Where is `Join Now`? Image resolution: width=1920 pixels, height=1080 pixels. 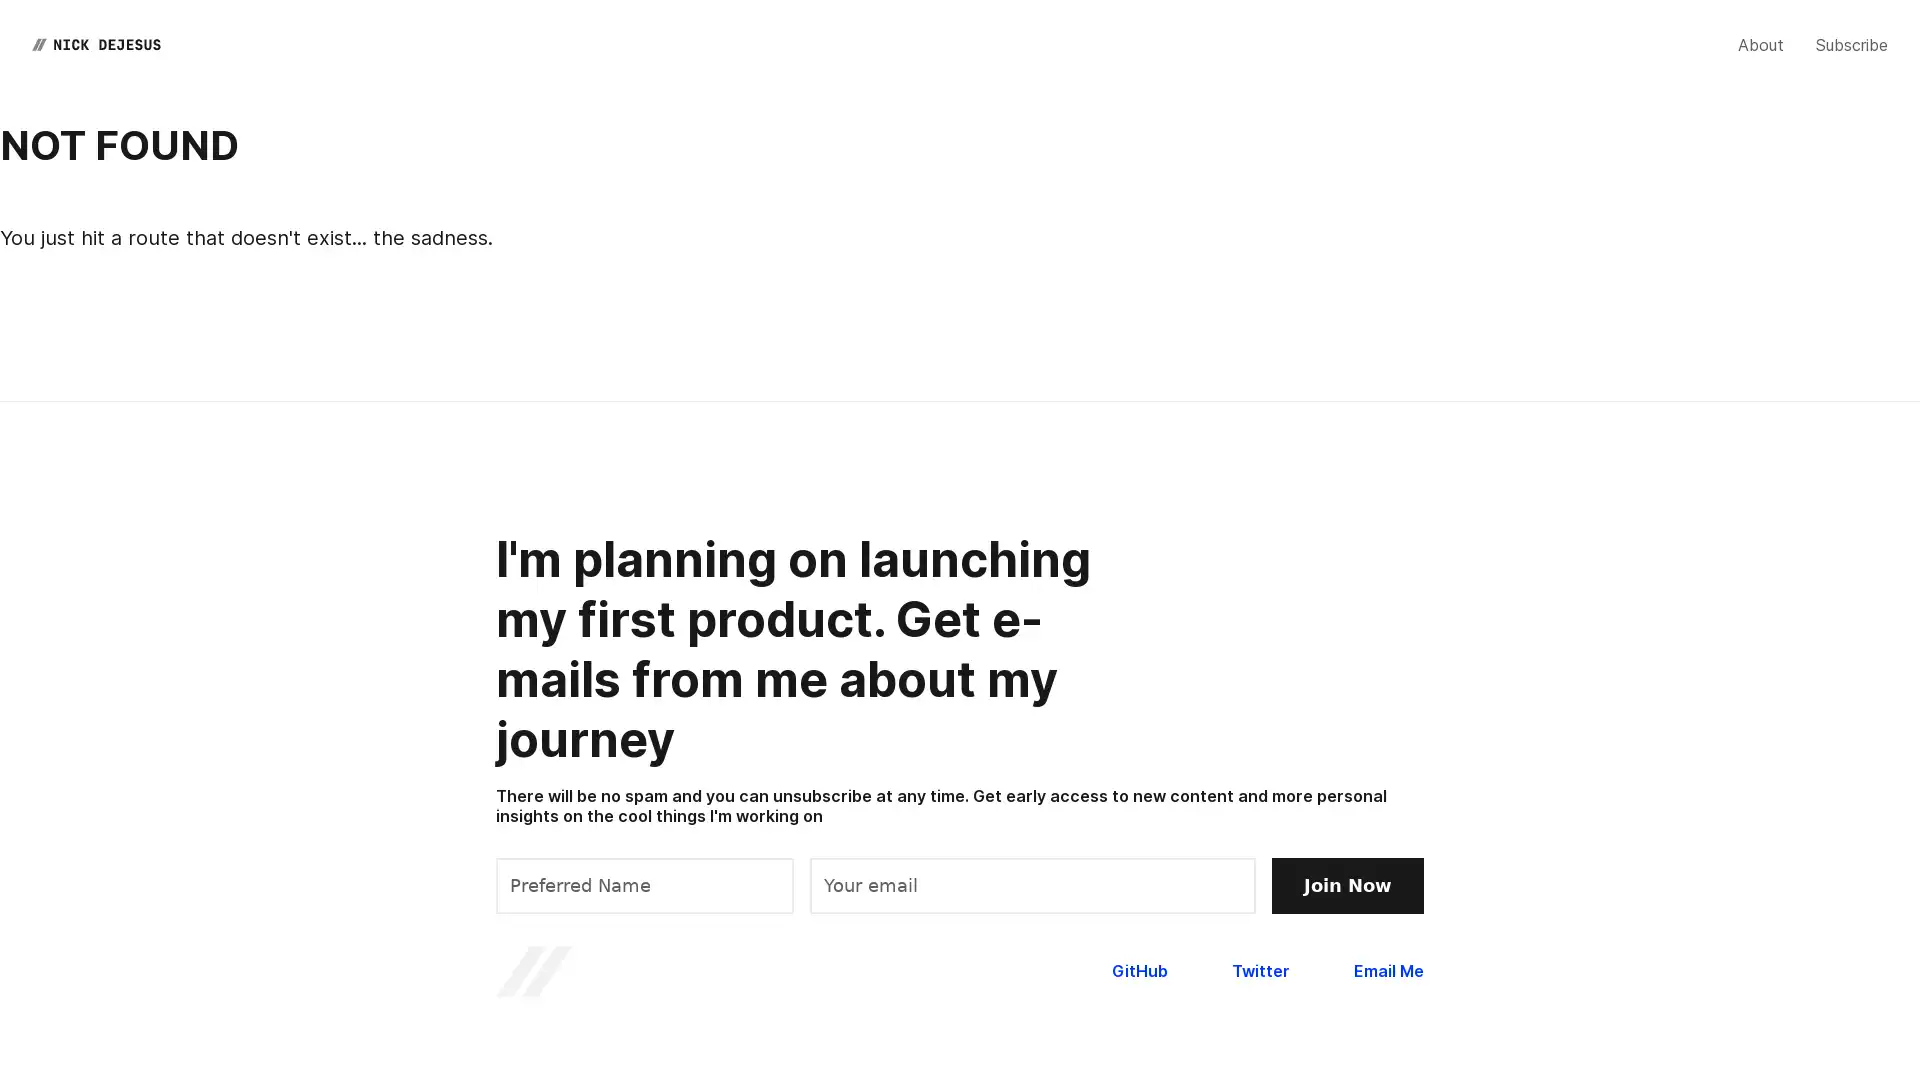 Join Now is located at coordinates (1348, 883).